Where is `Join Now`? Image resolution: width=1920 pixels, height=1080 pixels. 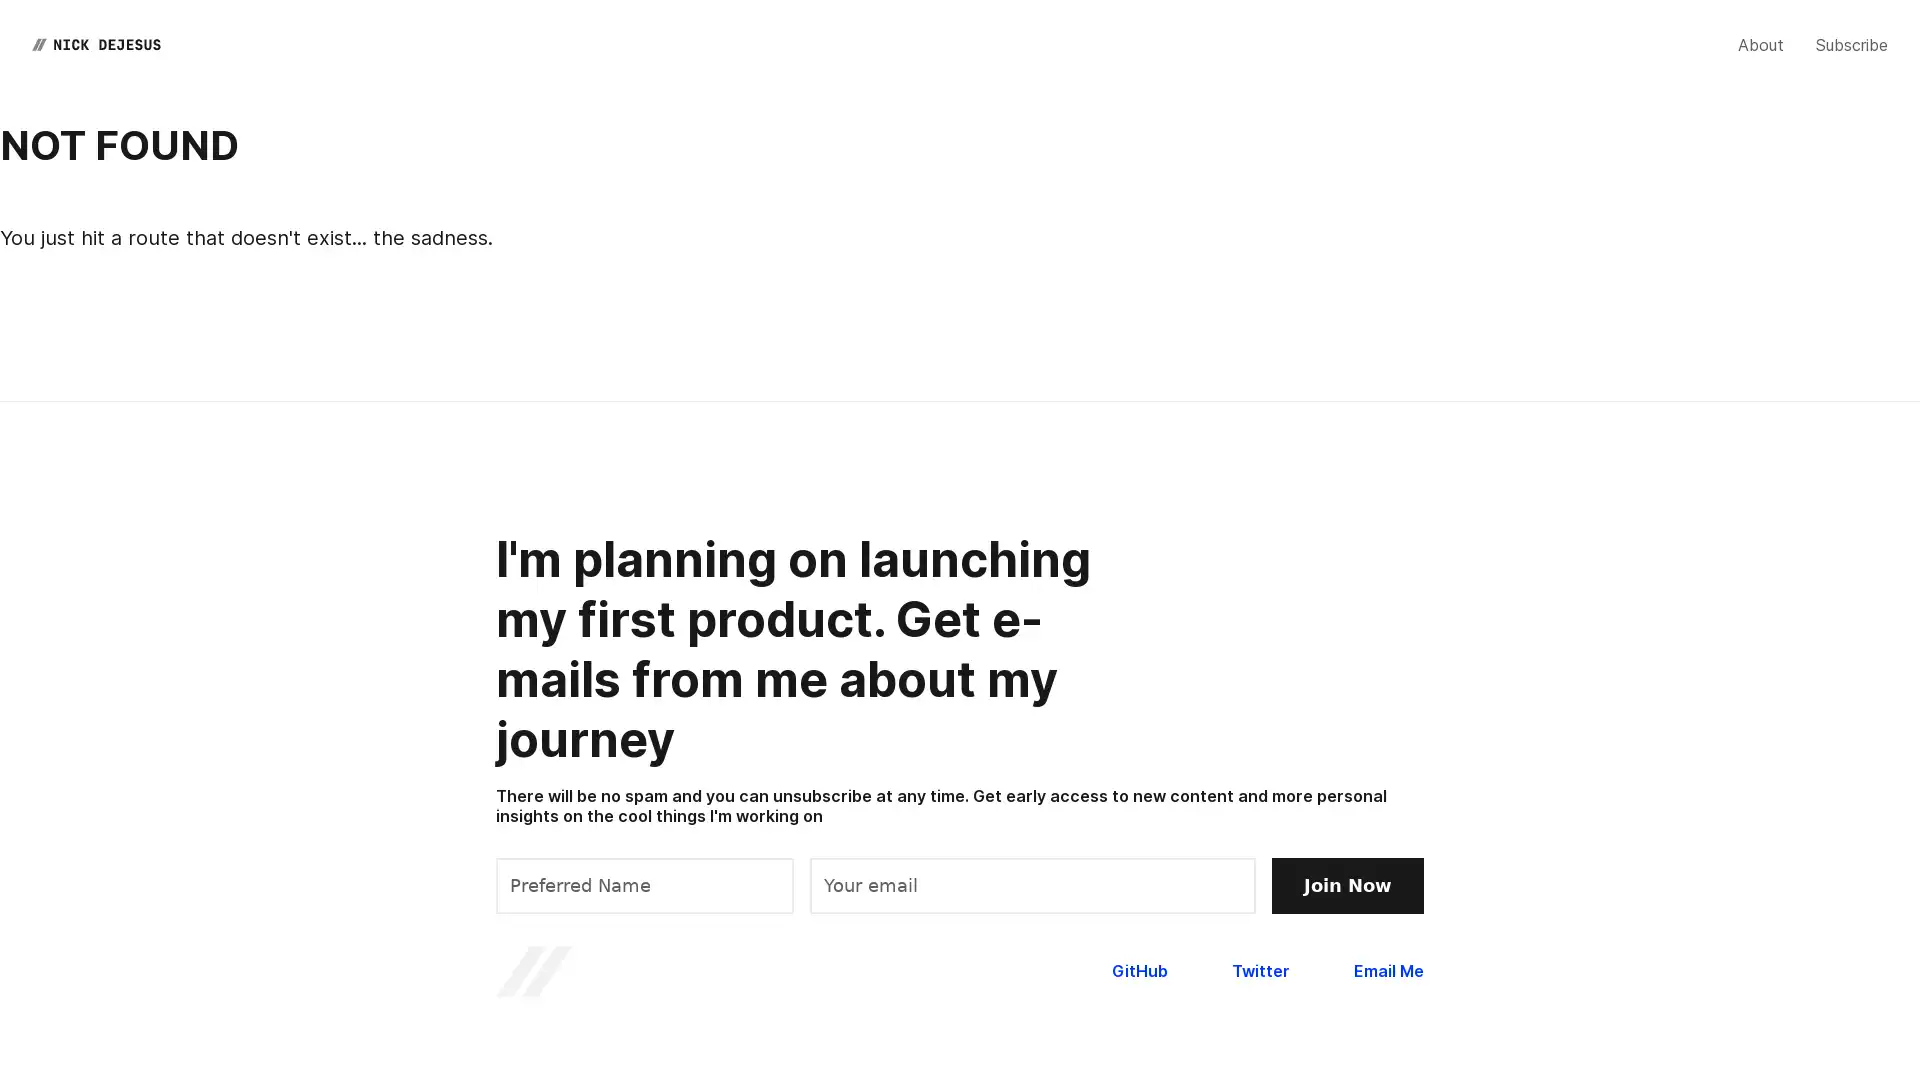 Join Now is located at coordinates (1348, 883).